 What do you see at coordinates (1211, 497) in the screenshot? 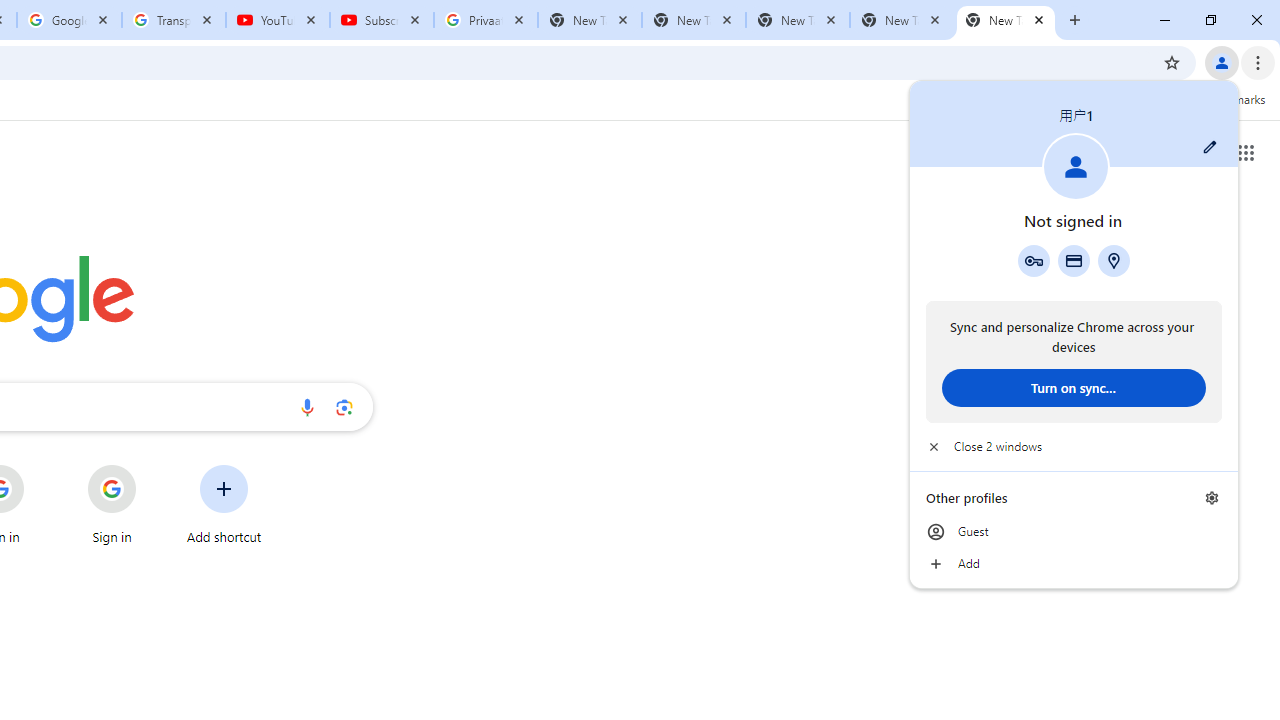
I see `'Manage profiles'` at bounding box center [1211, 497].